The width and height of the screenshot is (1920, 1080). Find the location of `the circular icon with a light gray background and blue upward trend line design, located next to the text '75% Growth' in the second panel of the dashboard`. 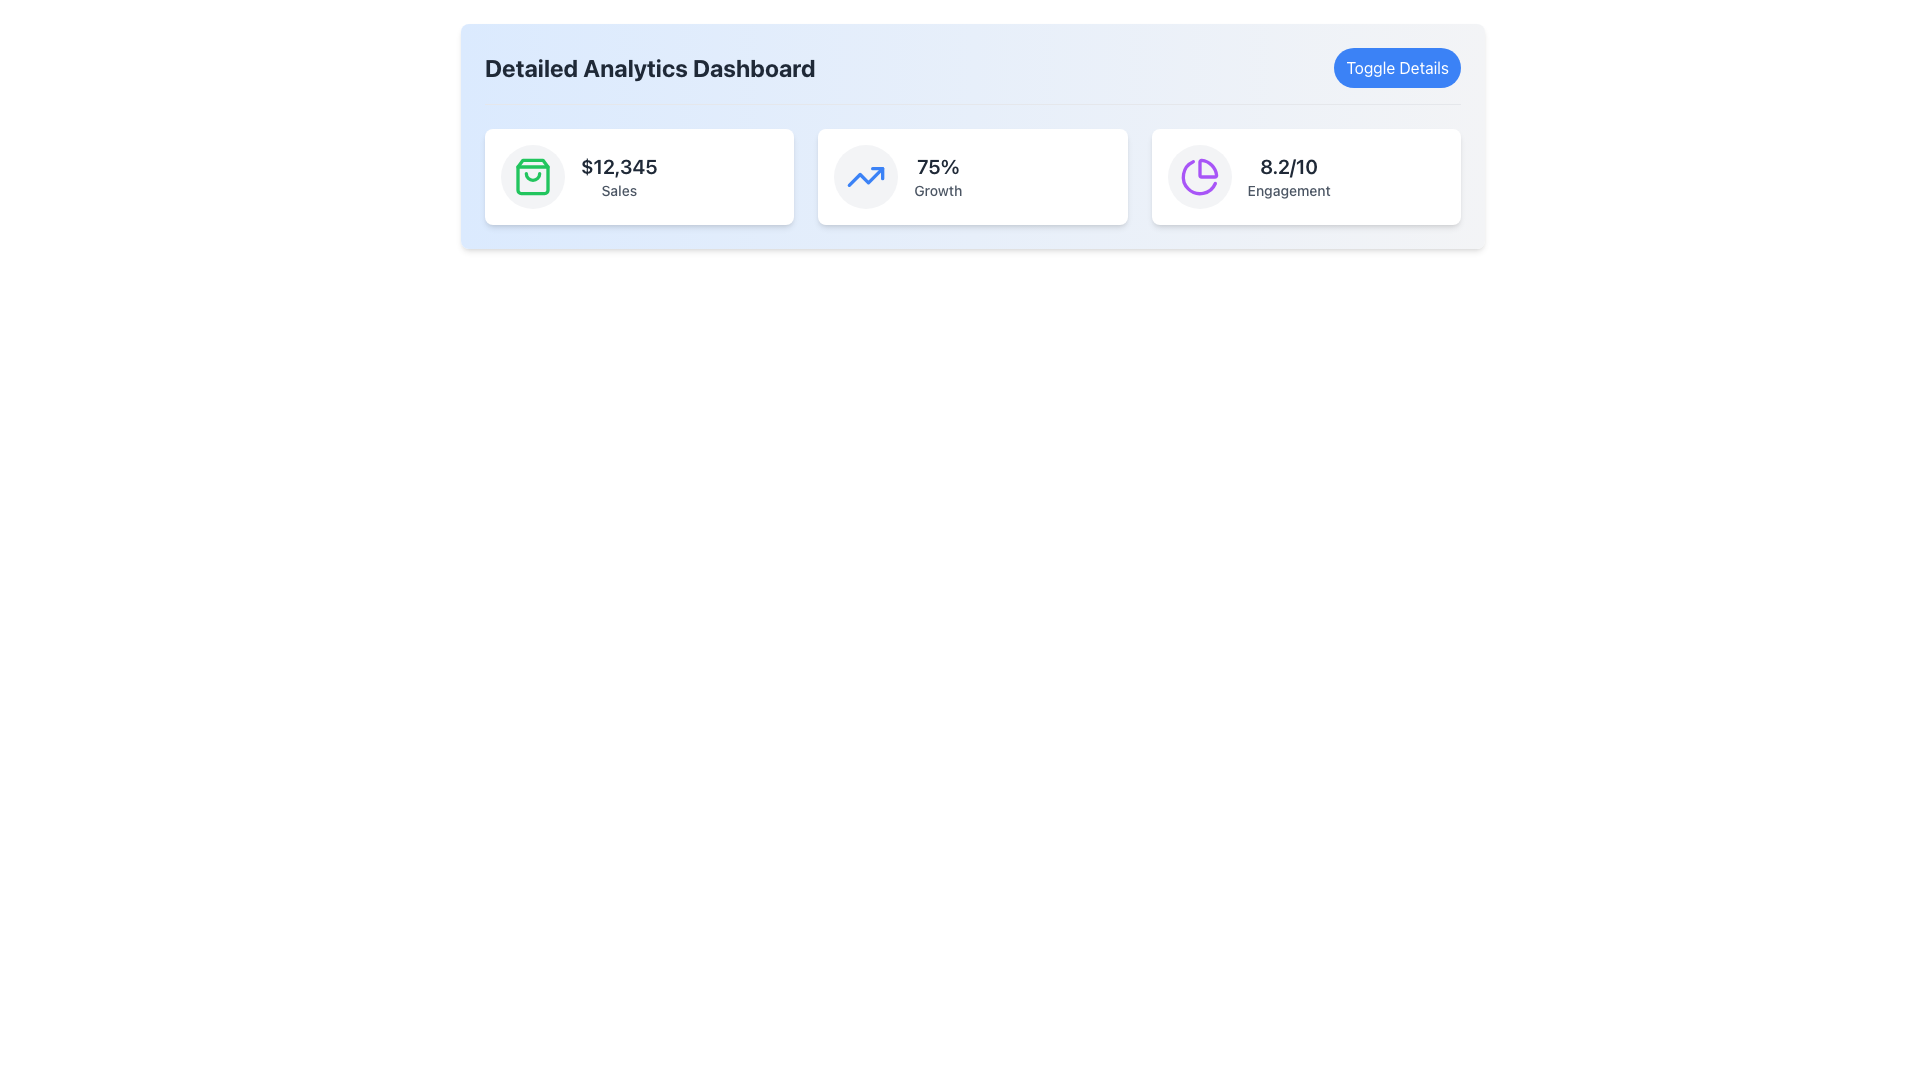

the circular icon with a light gray background and blue upward trend line design, located next to the text '75% Growth' in the second panel of the dashboard is located at coordinates (866, 176).